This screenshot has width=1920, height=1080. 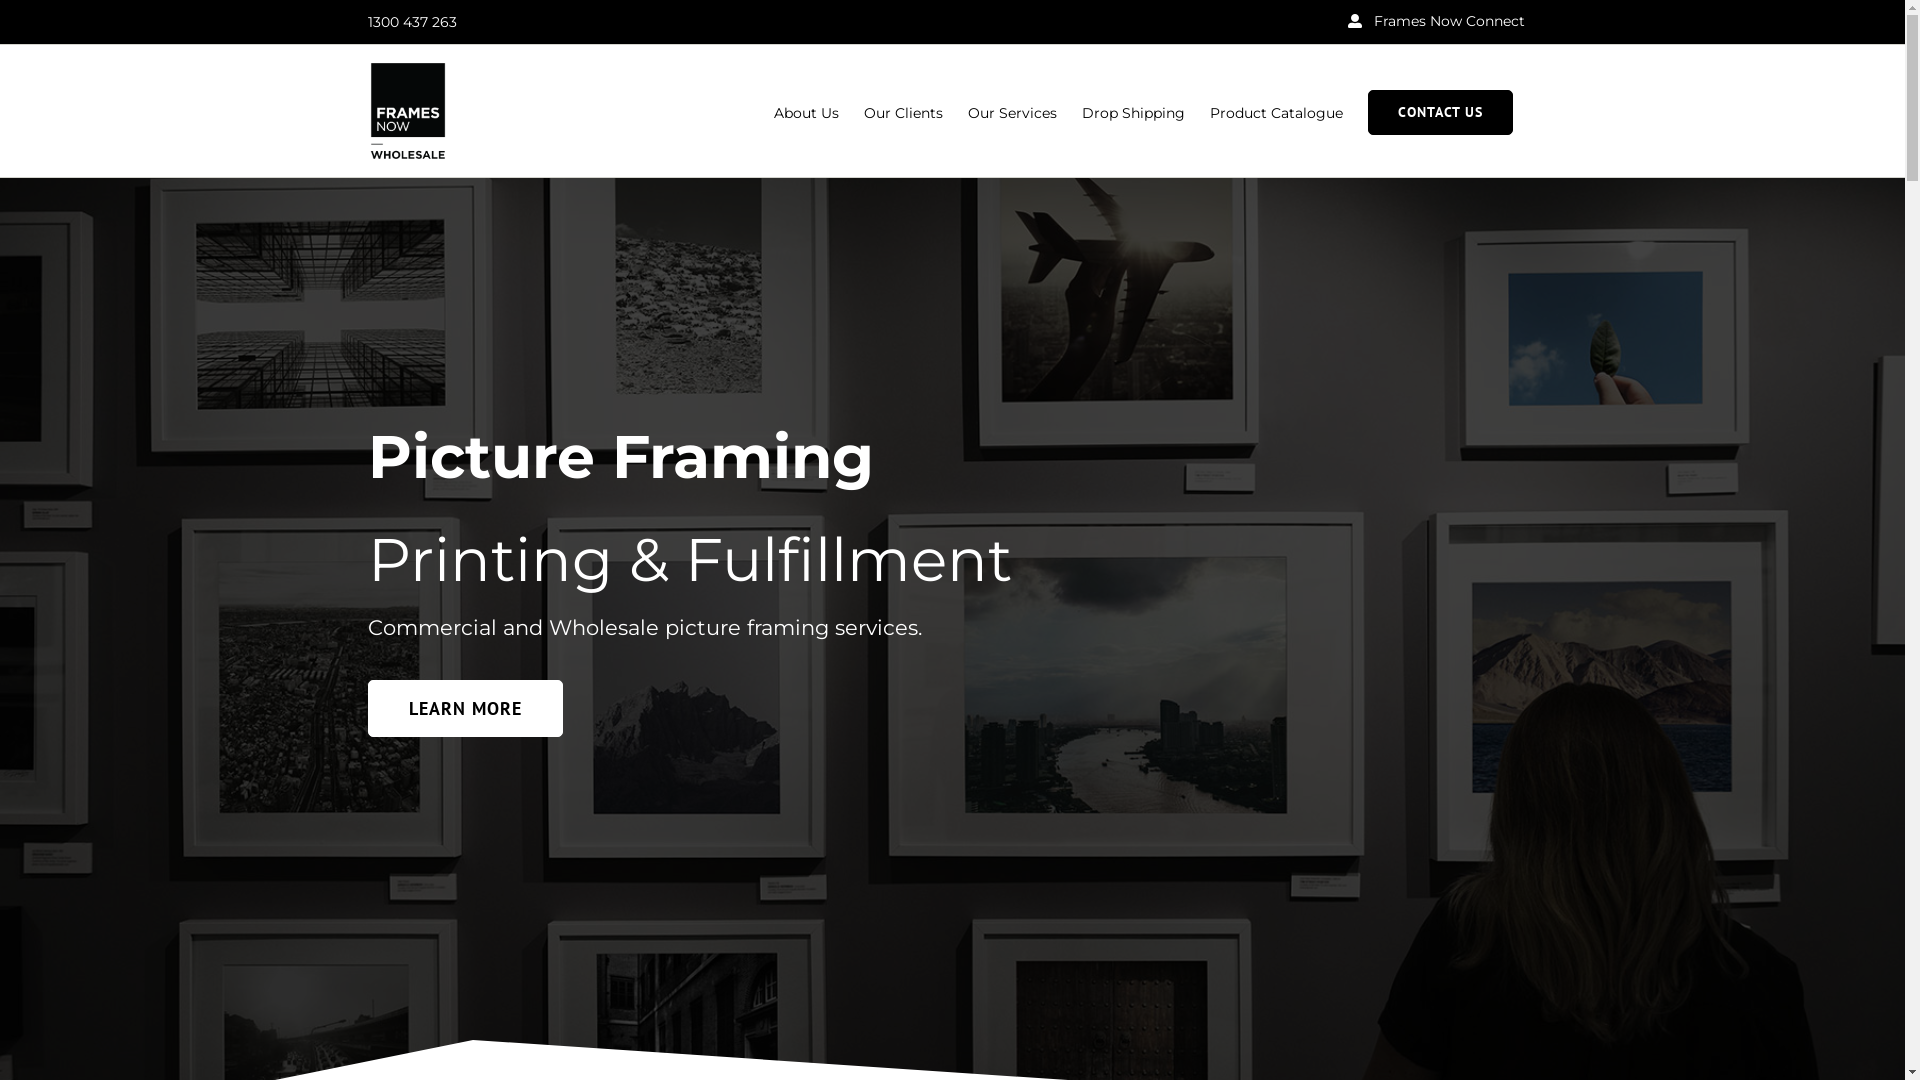 I want to click on 'Product Catalogue', so click(x=1275, y=111).